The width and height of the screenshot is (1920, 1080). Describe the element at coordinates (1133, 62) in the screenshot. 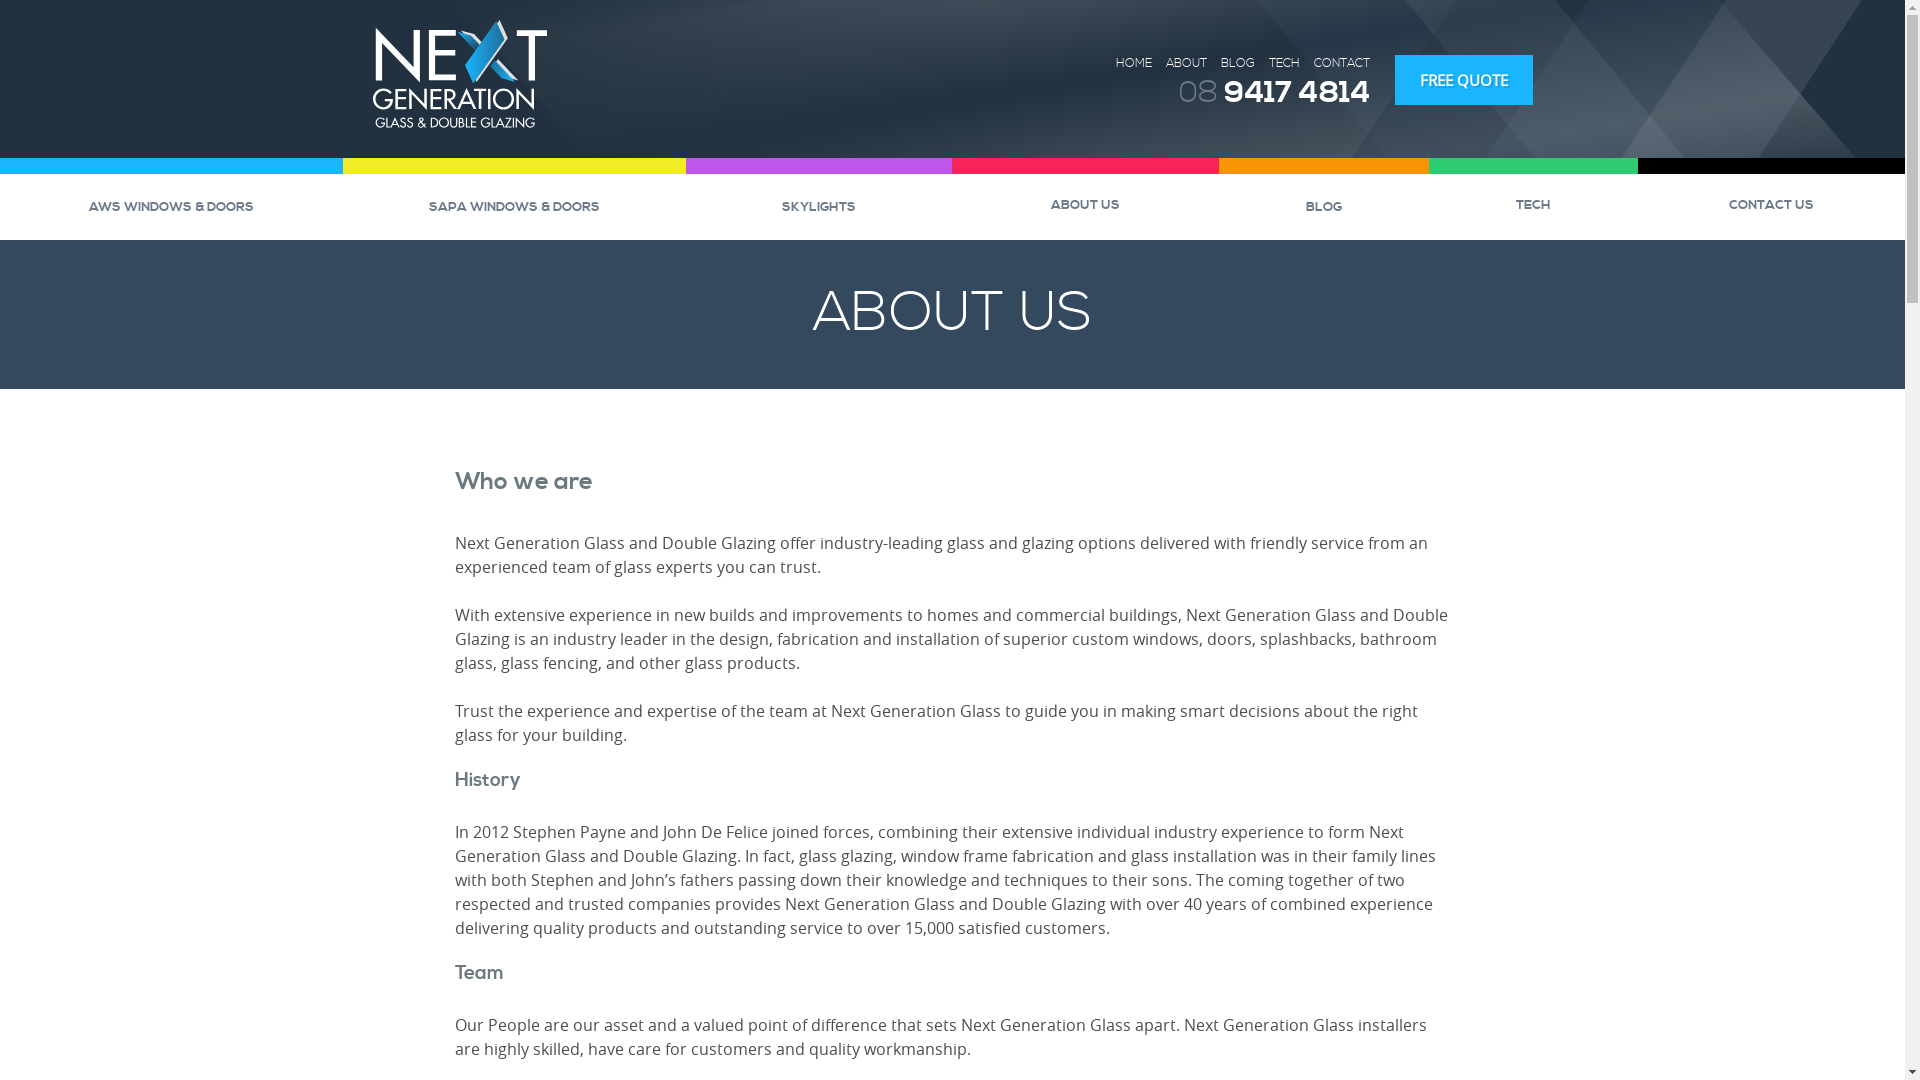

I see `'HOME'` at that location.